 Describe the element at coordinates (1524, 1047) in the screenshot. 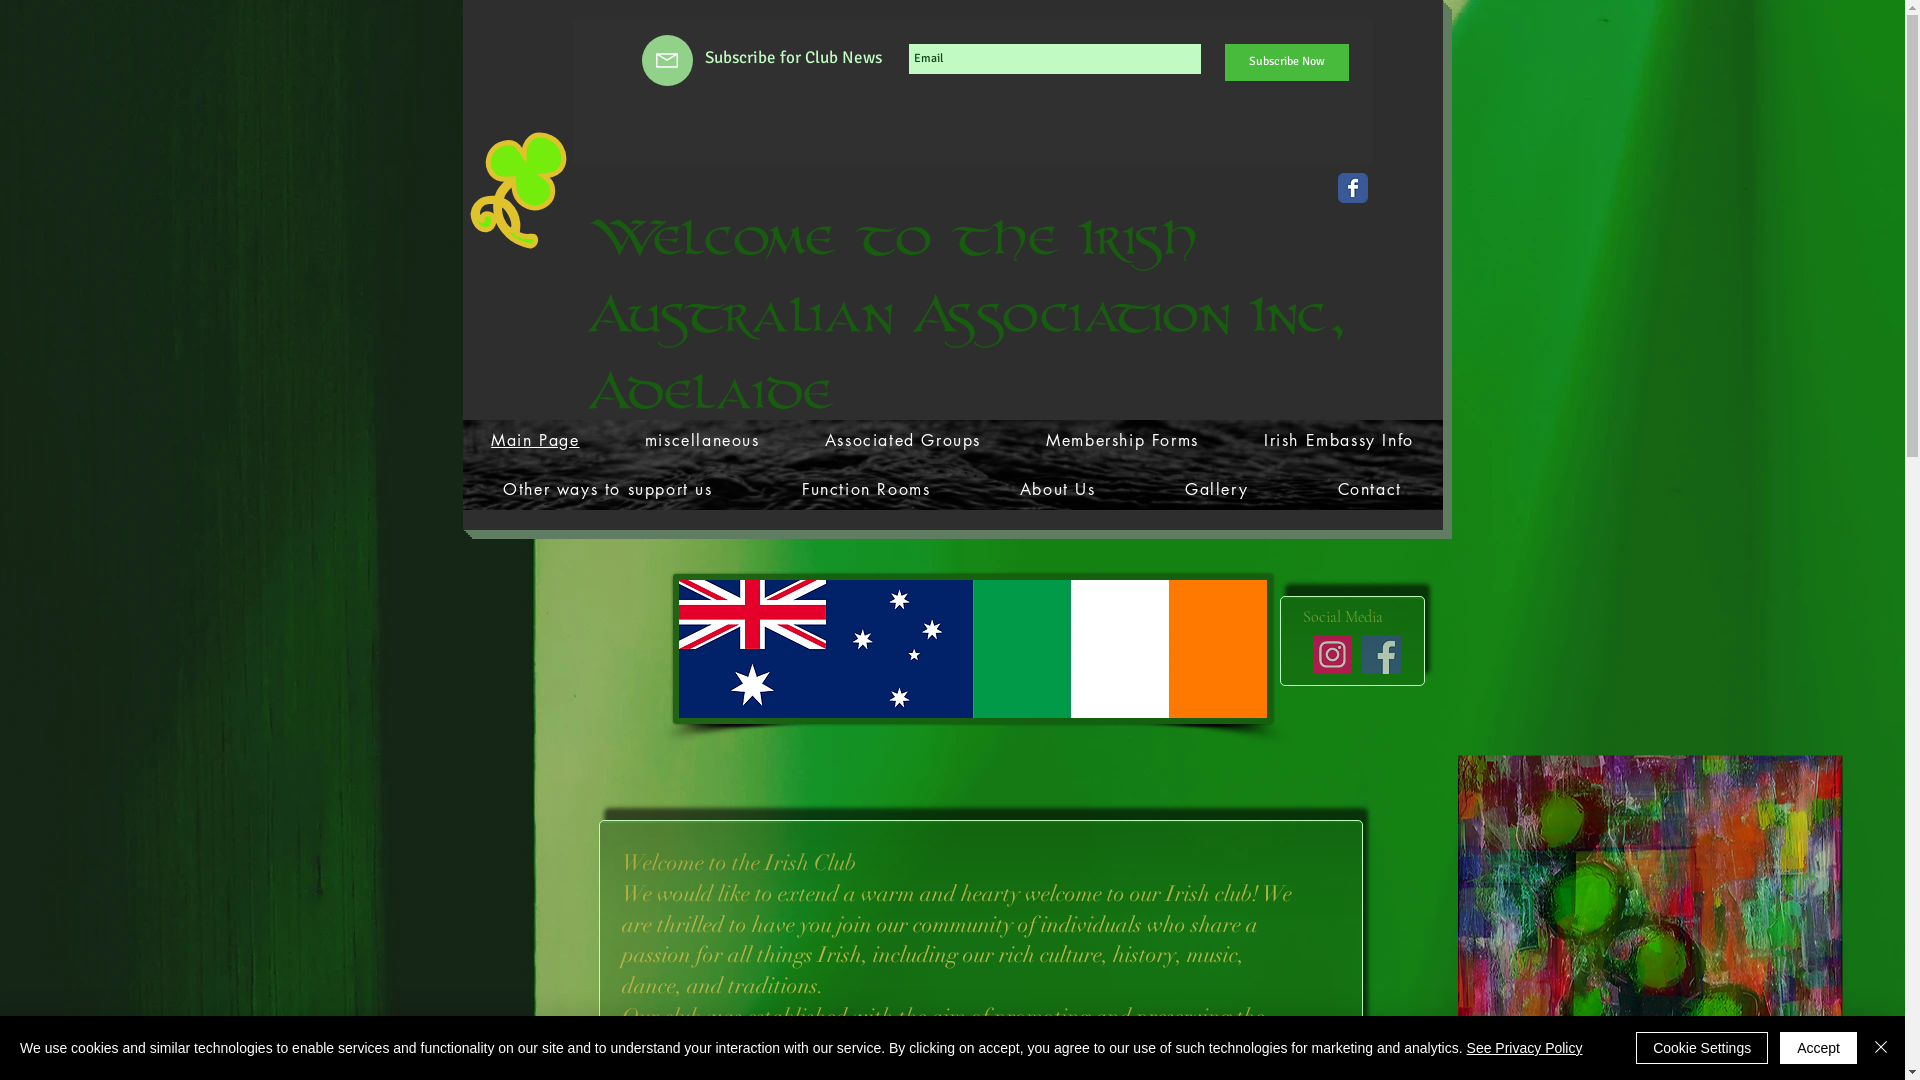

I see `'See Privacy Policy'` at that location.